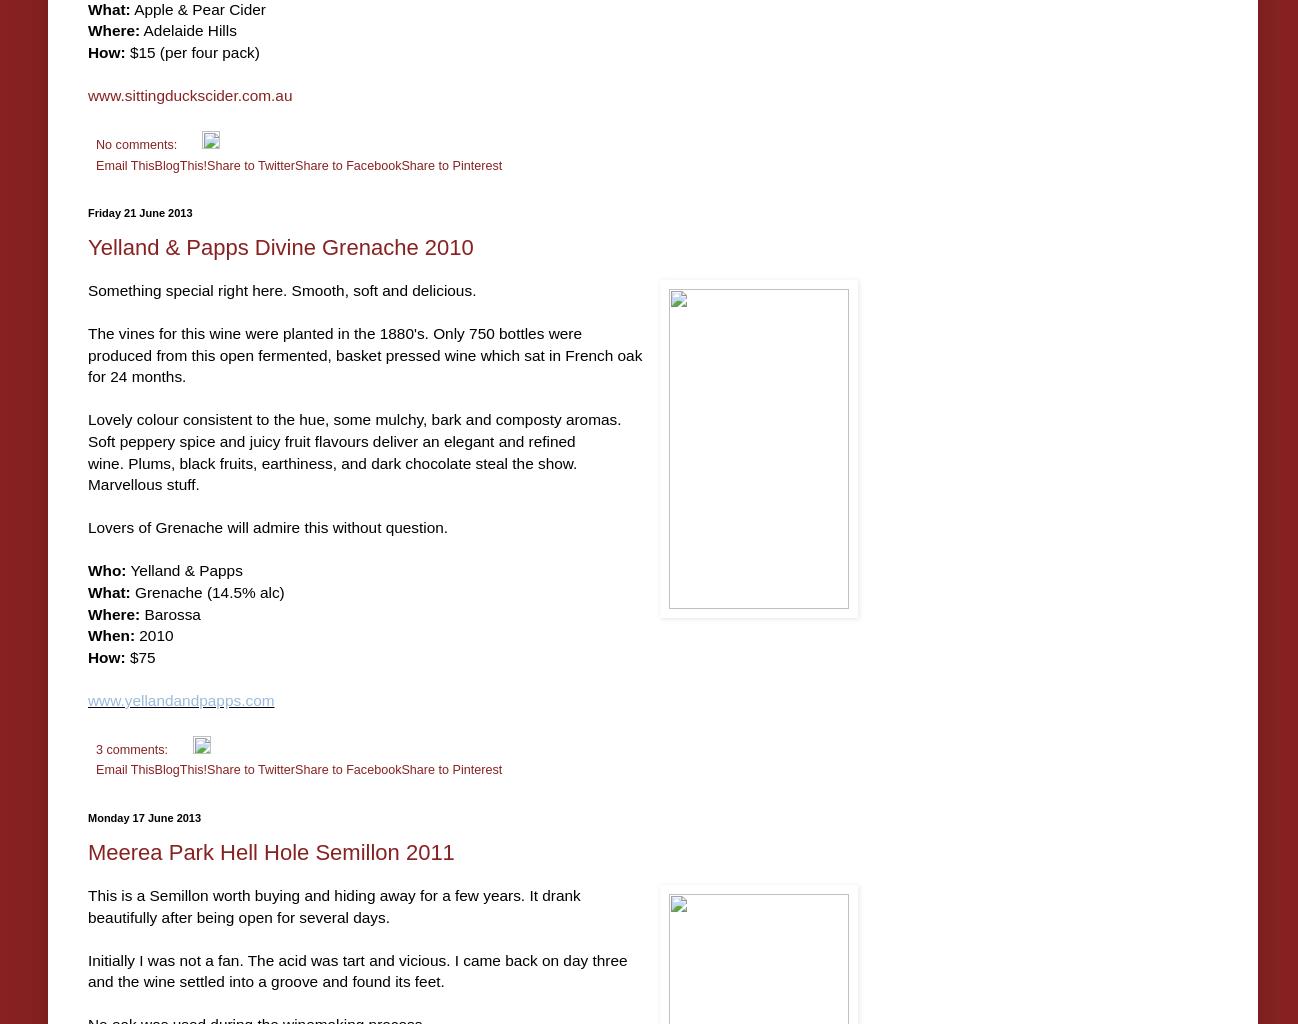 Image resolution: width=1298 pixels, height=1024 pixels. I want to click on 'www.yellandandpapps.com', so click(88, 699).